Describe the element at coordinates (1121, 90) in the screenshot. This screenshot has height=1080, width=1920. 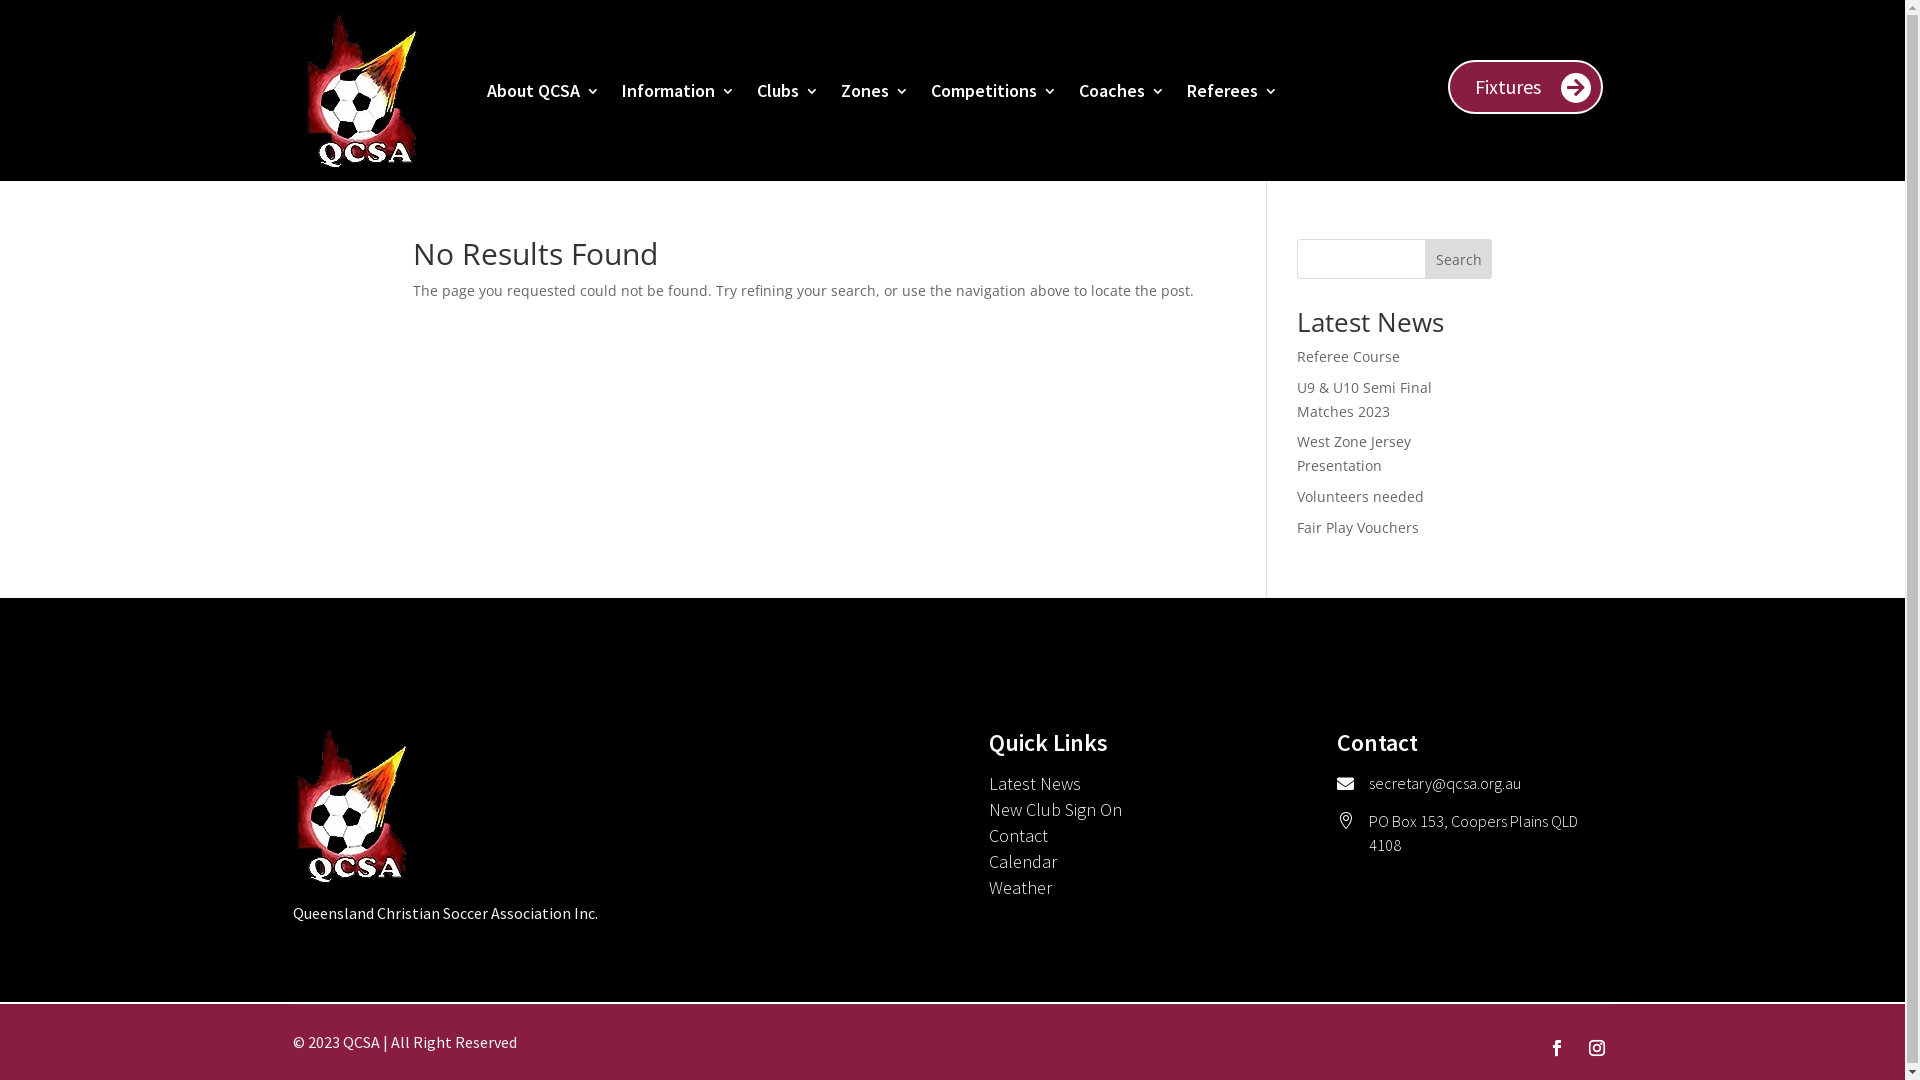
I see `'Coaches'` at that location.